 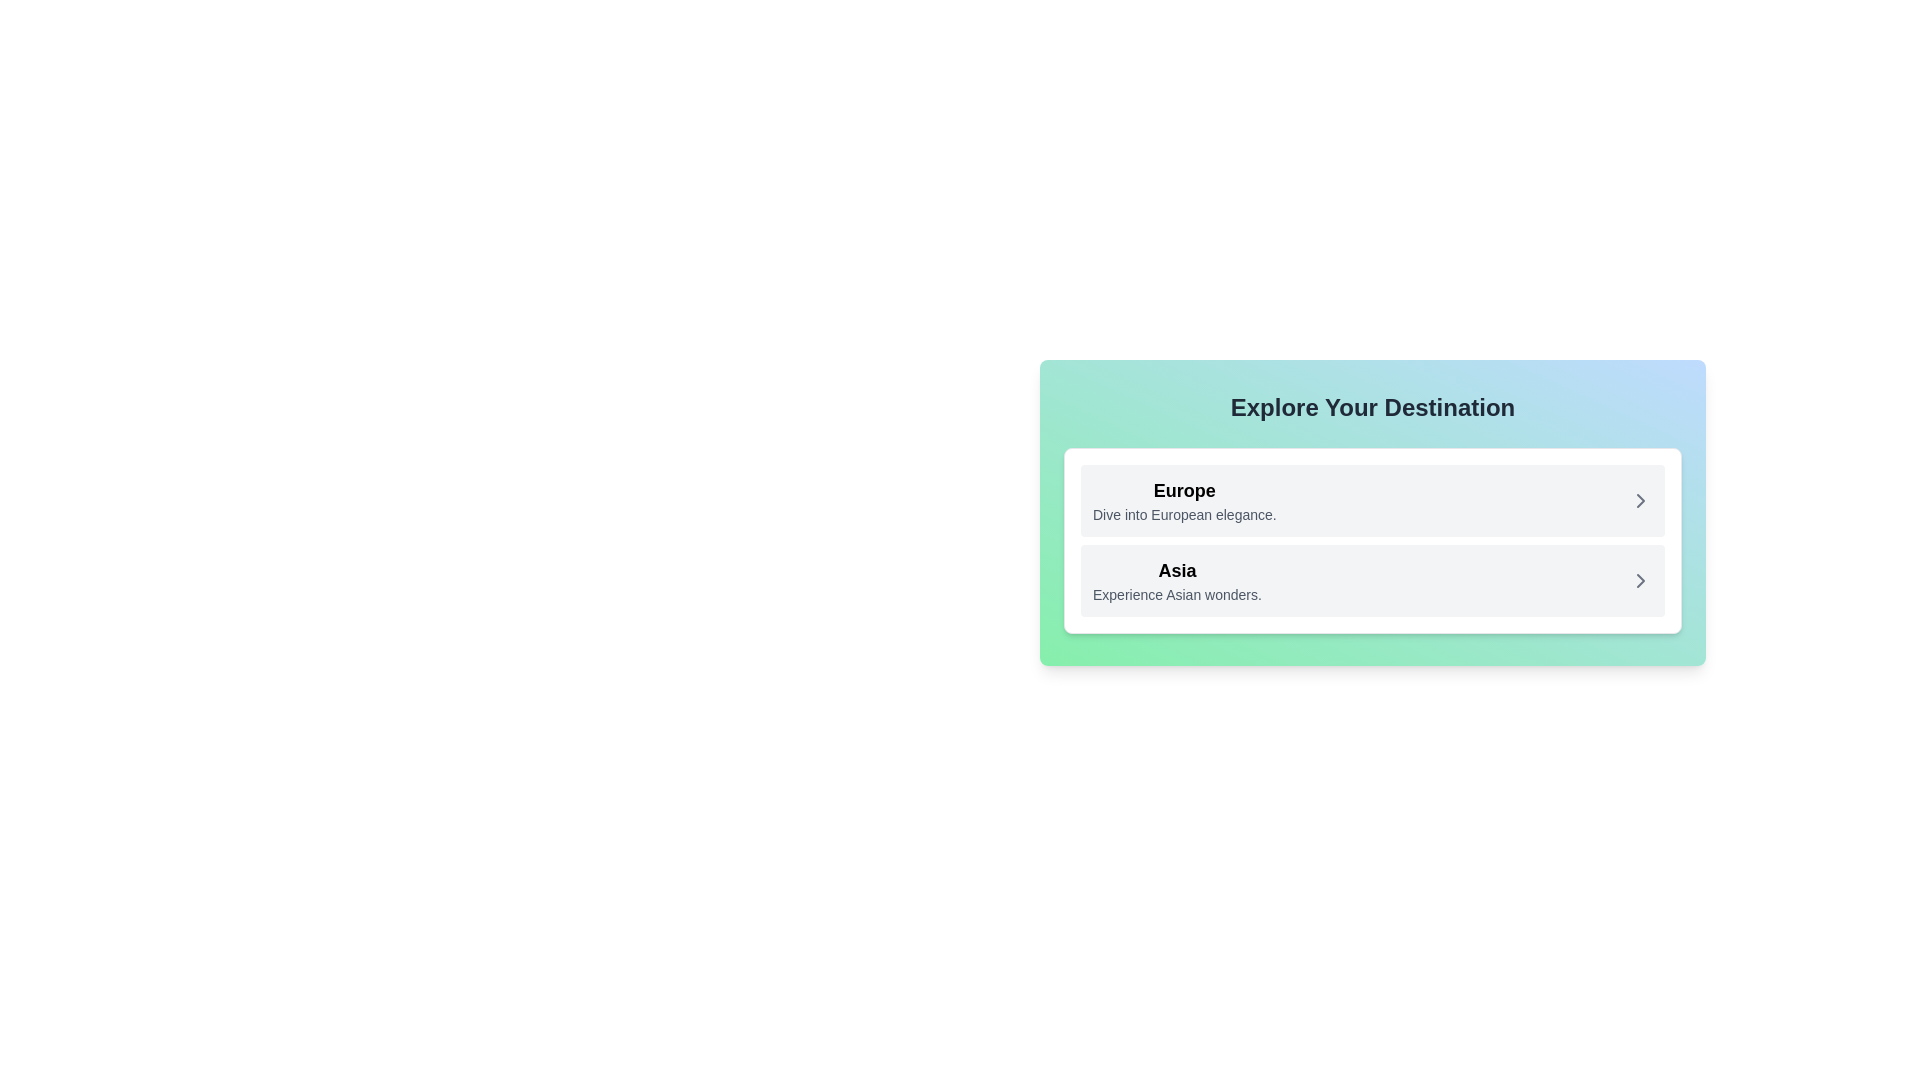 What do you see at coordinates (1641, 500) in the screenshot?
I see `the right-pointing gray chevron icon within the 'Europe' interactive card` at bounding box center [1641, 500].